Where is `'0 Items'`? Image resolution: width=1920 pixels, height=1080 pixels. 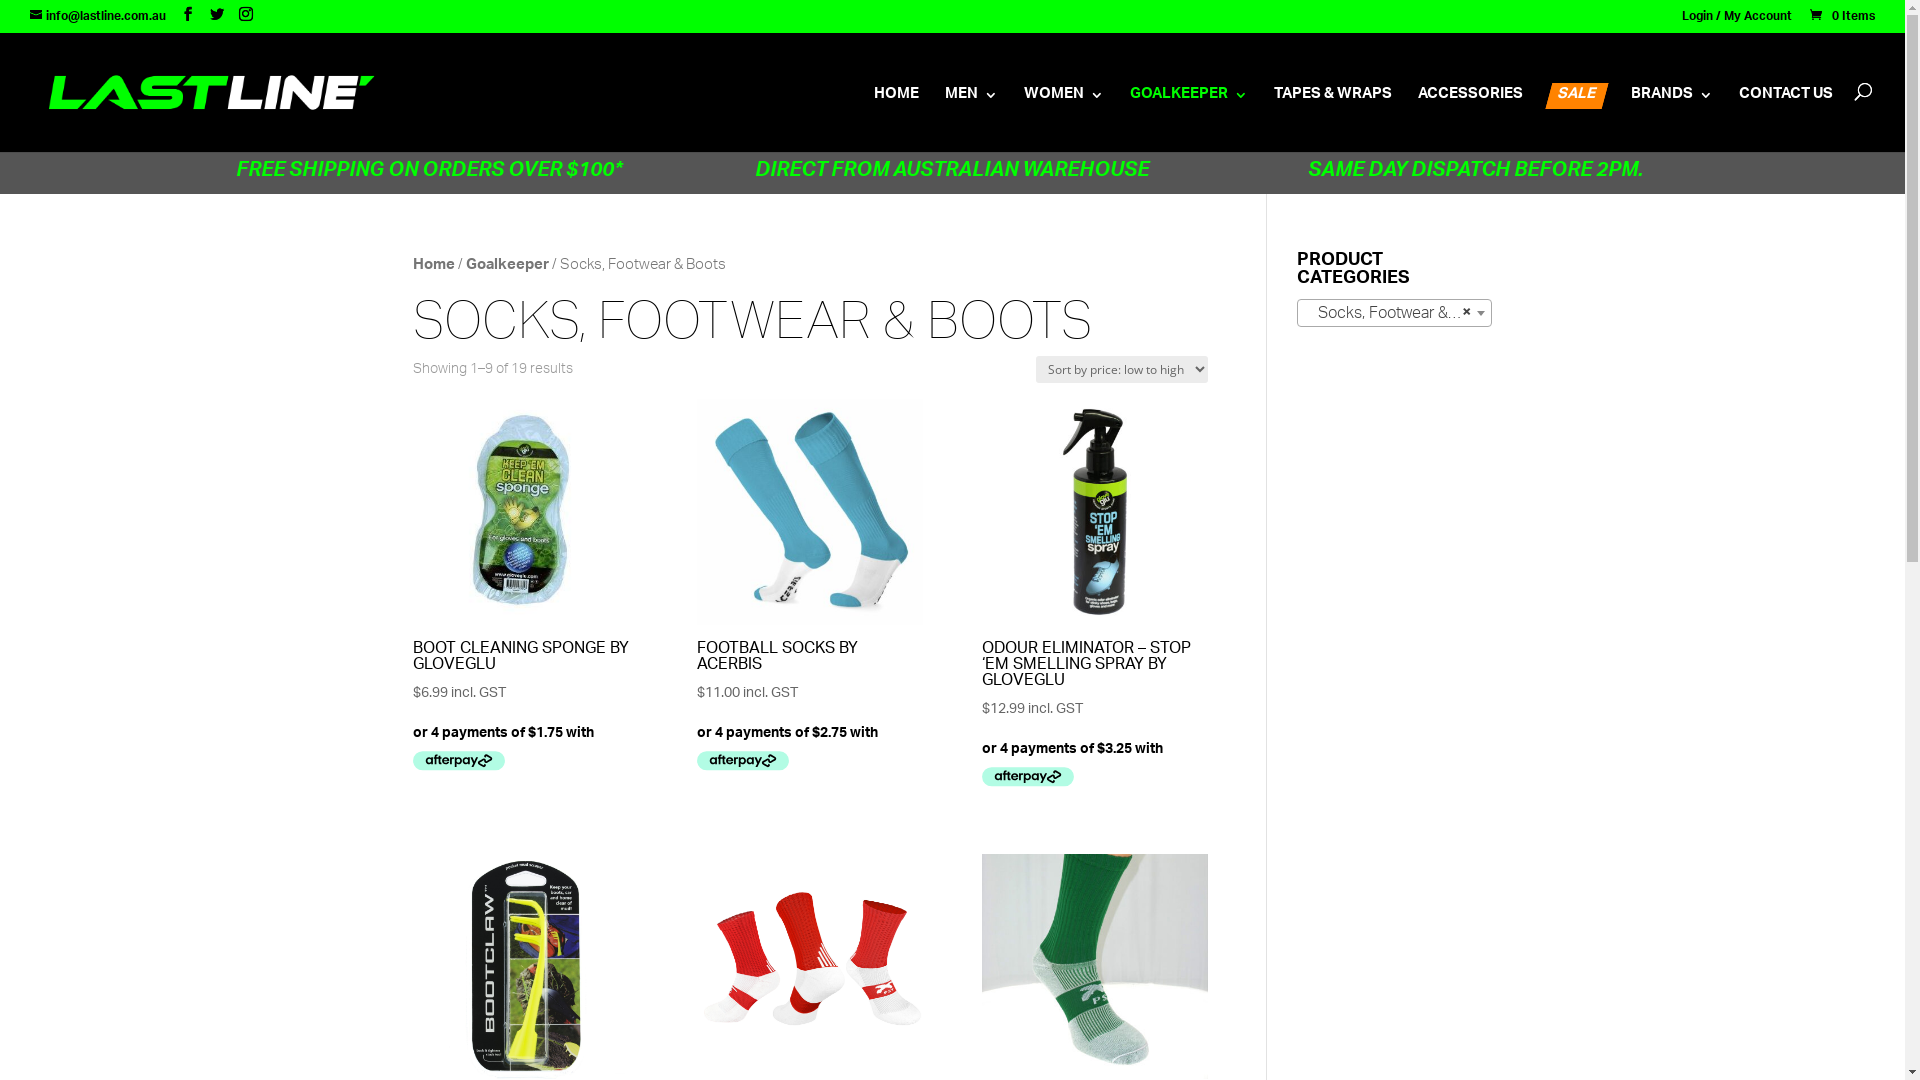 '0 Items' is located at coordinates (1806, 16).